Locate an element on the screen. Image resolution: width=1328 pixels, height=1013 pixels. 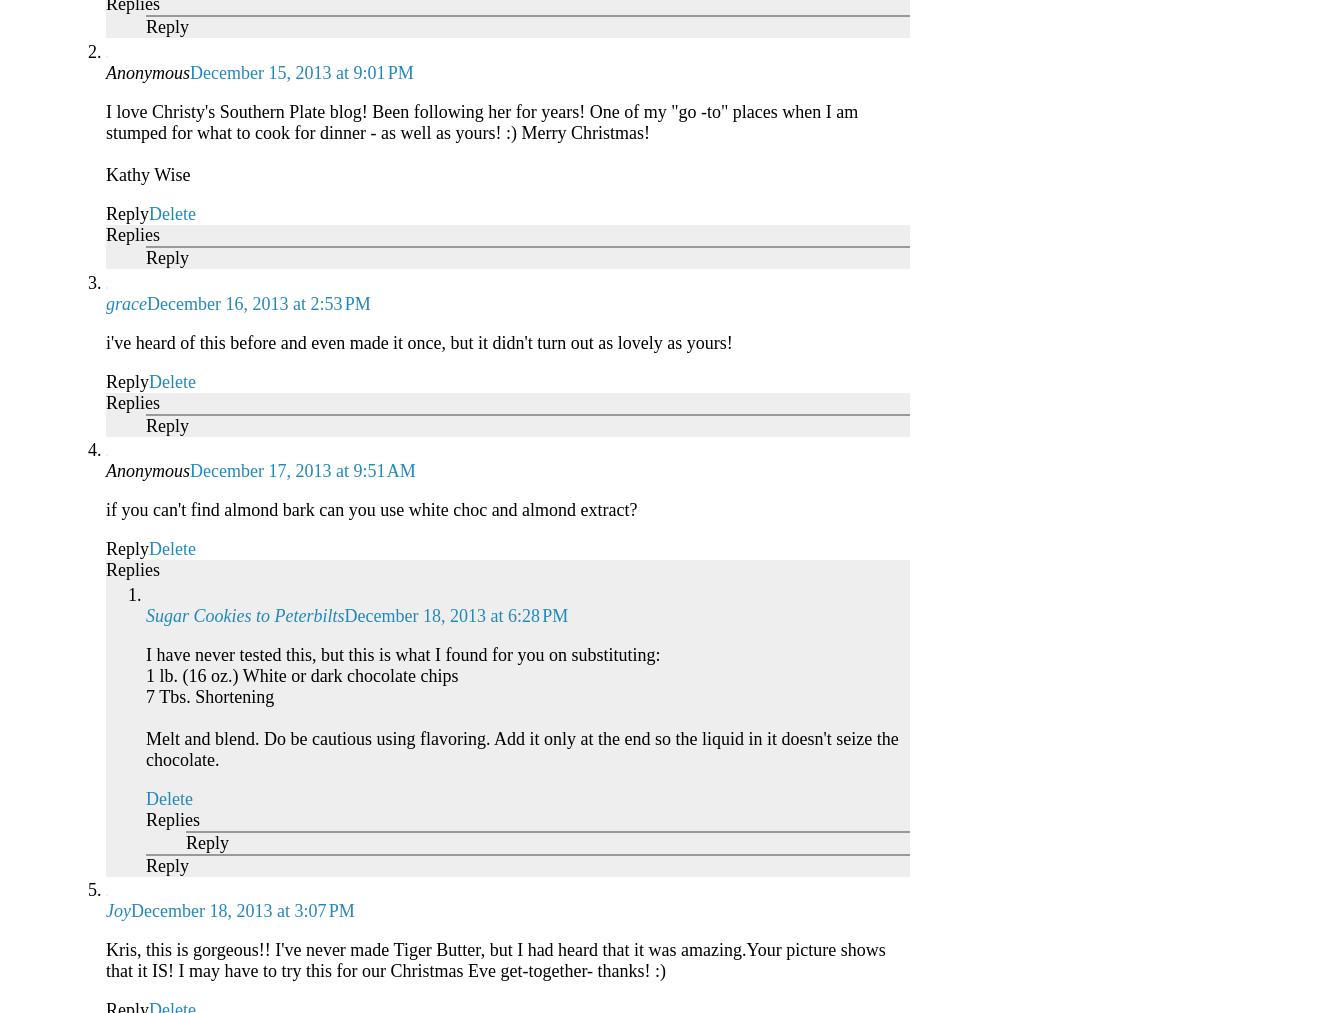
'Kris, this is gorgeous!! I've never made Tiger Butter, but I had heard that it was amazing.Your picture shows that it IS! I may have to try this for our Christmas Eve get-together- thanks! :)' is located at coordinates (105, 960).